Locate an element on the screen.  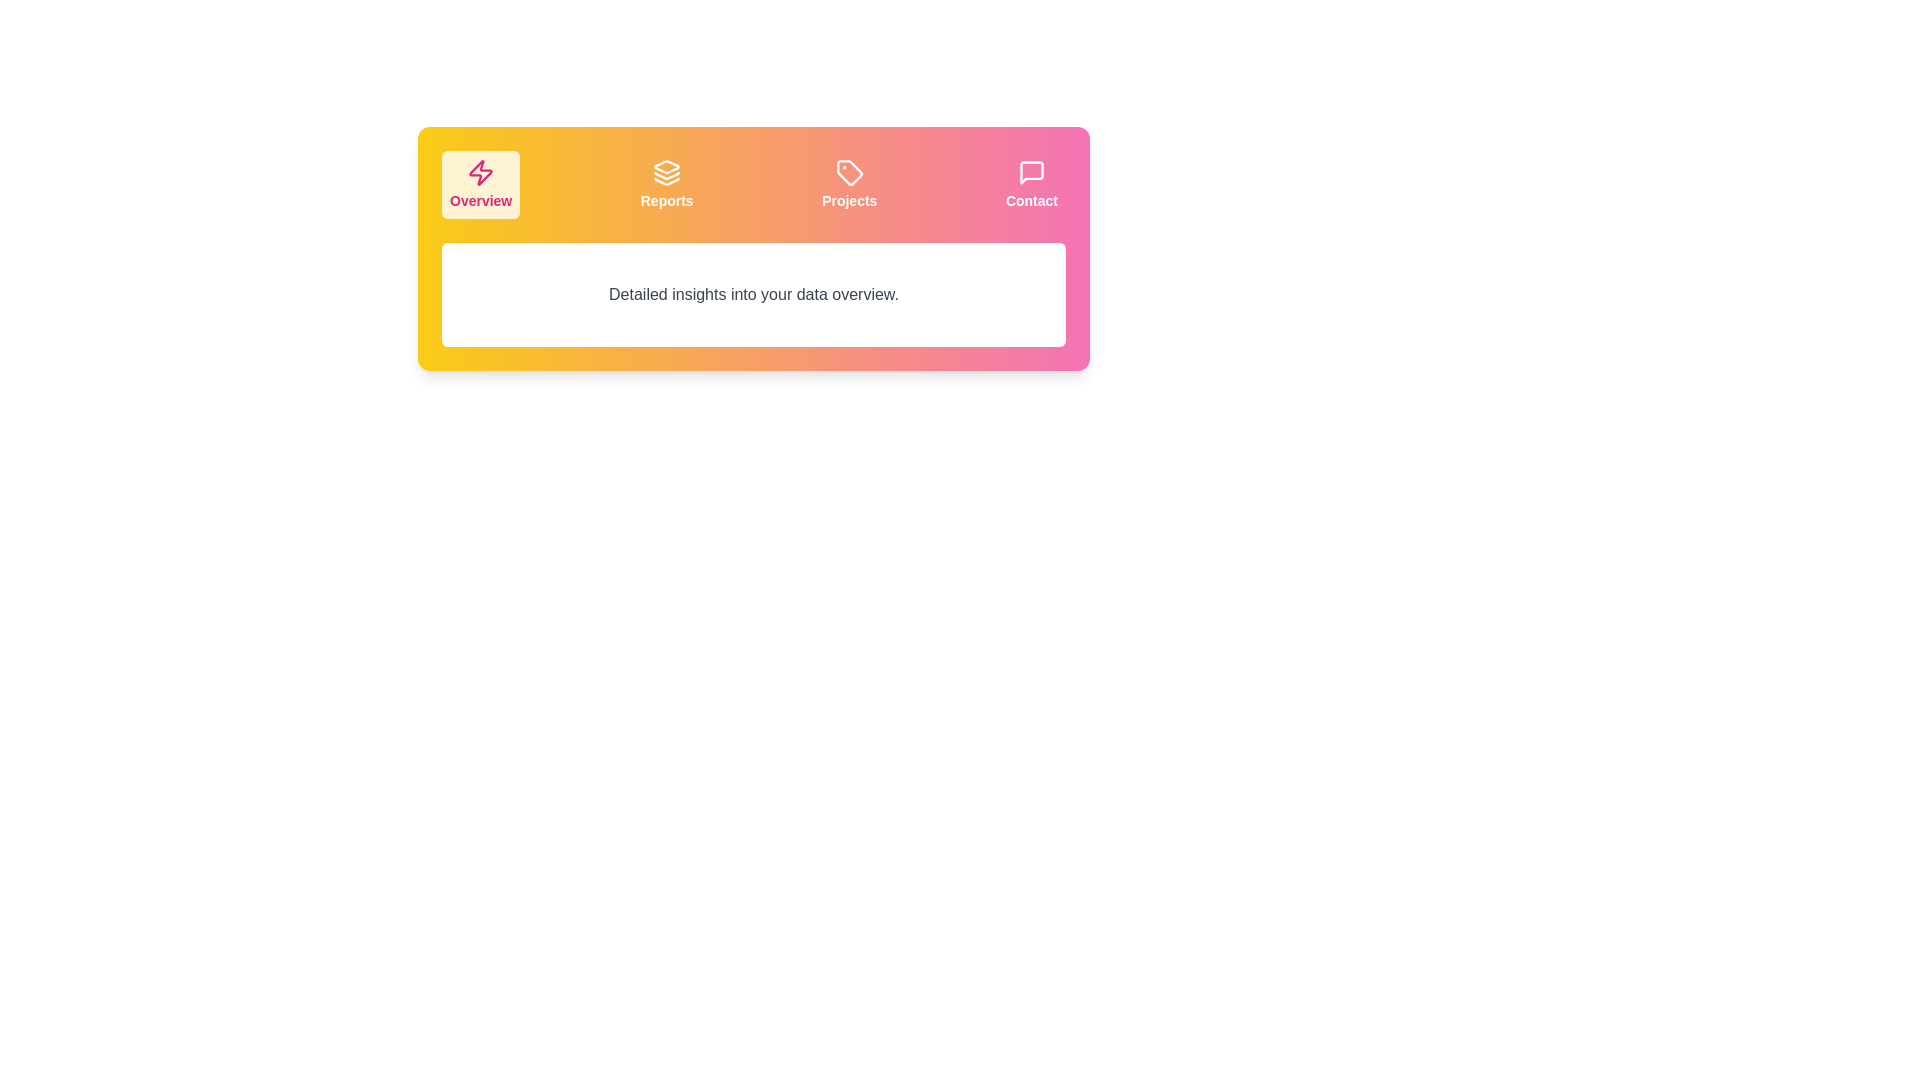
the vibrant orange icon symbolizing layers, located second from the left in the navigation bar above the 'Reports' label is located at coordinates (667, 172).